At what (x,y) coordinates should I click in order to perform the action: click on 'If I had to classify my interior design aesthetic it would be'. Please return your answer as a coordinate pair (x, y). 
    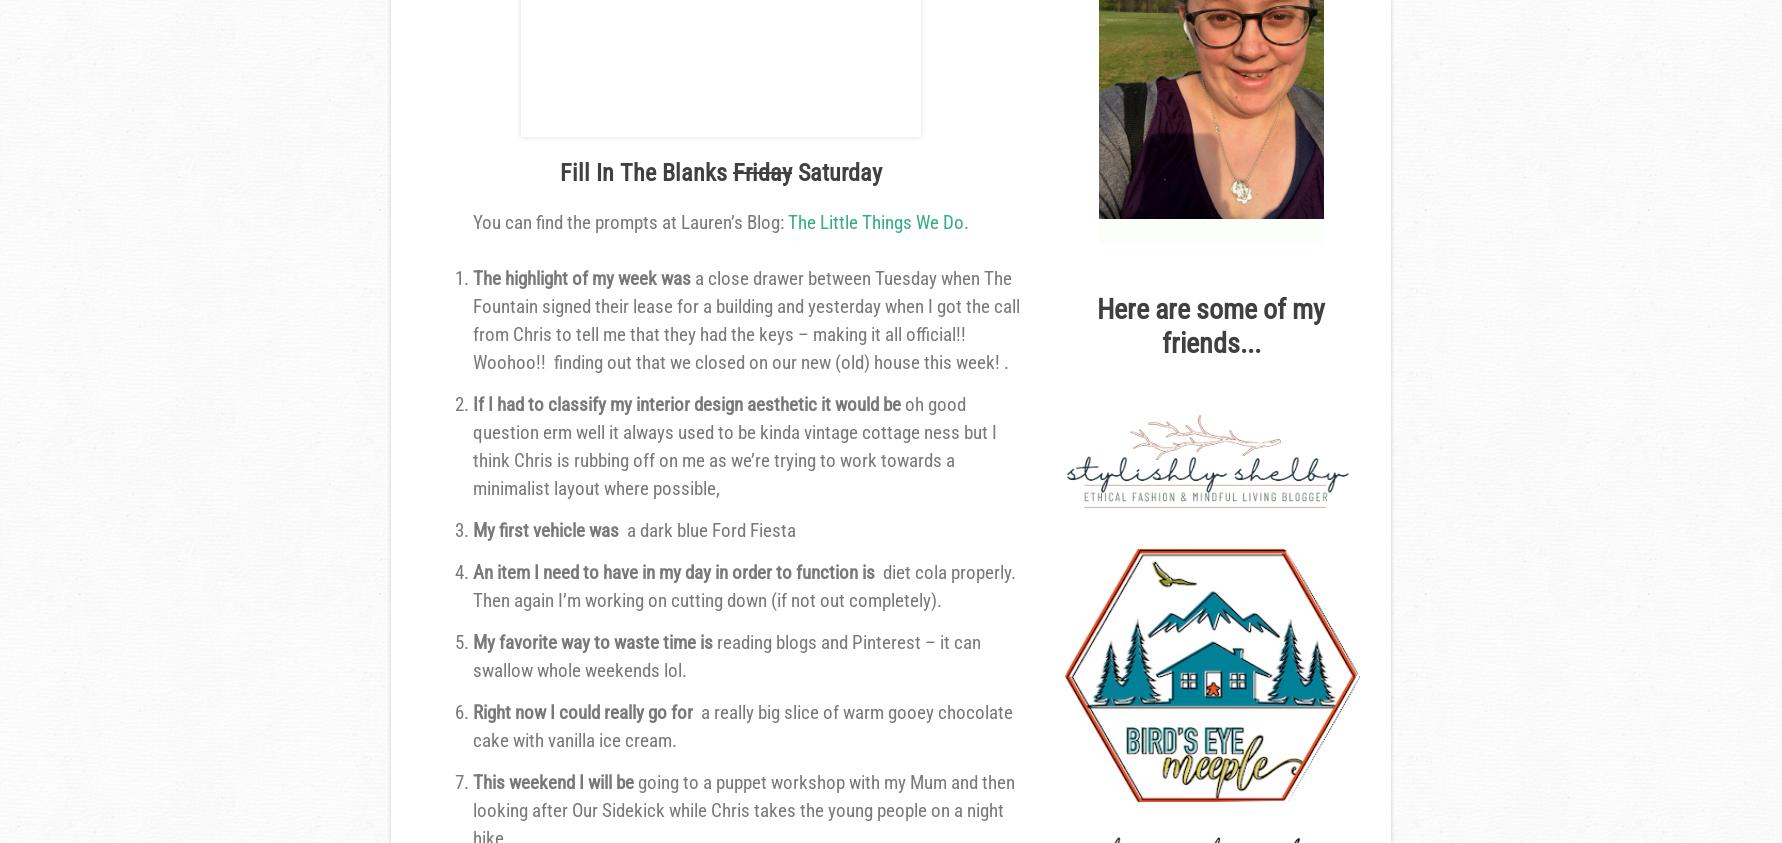
    Looking at the image, I should click on (687, 403).